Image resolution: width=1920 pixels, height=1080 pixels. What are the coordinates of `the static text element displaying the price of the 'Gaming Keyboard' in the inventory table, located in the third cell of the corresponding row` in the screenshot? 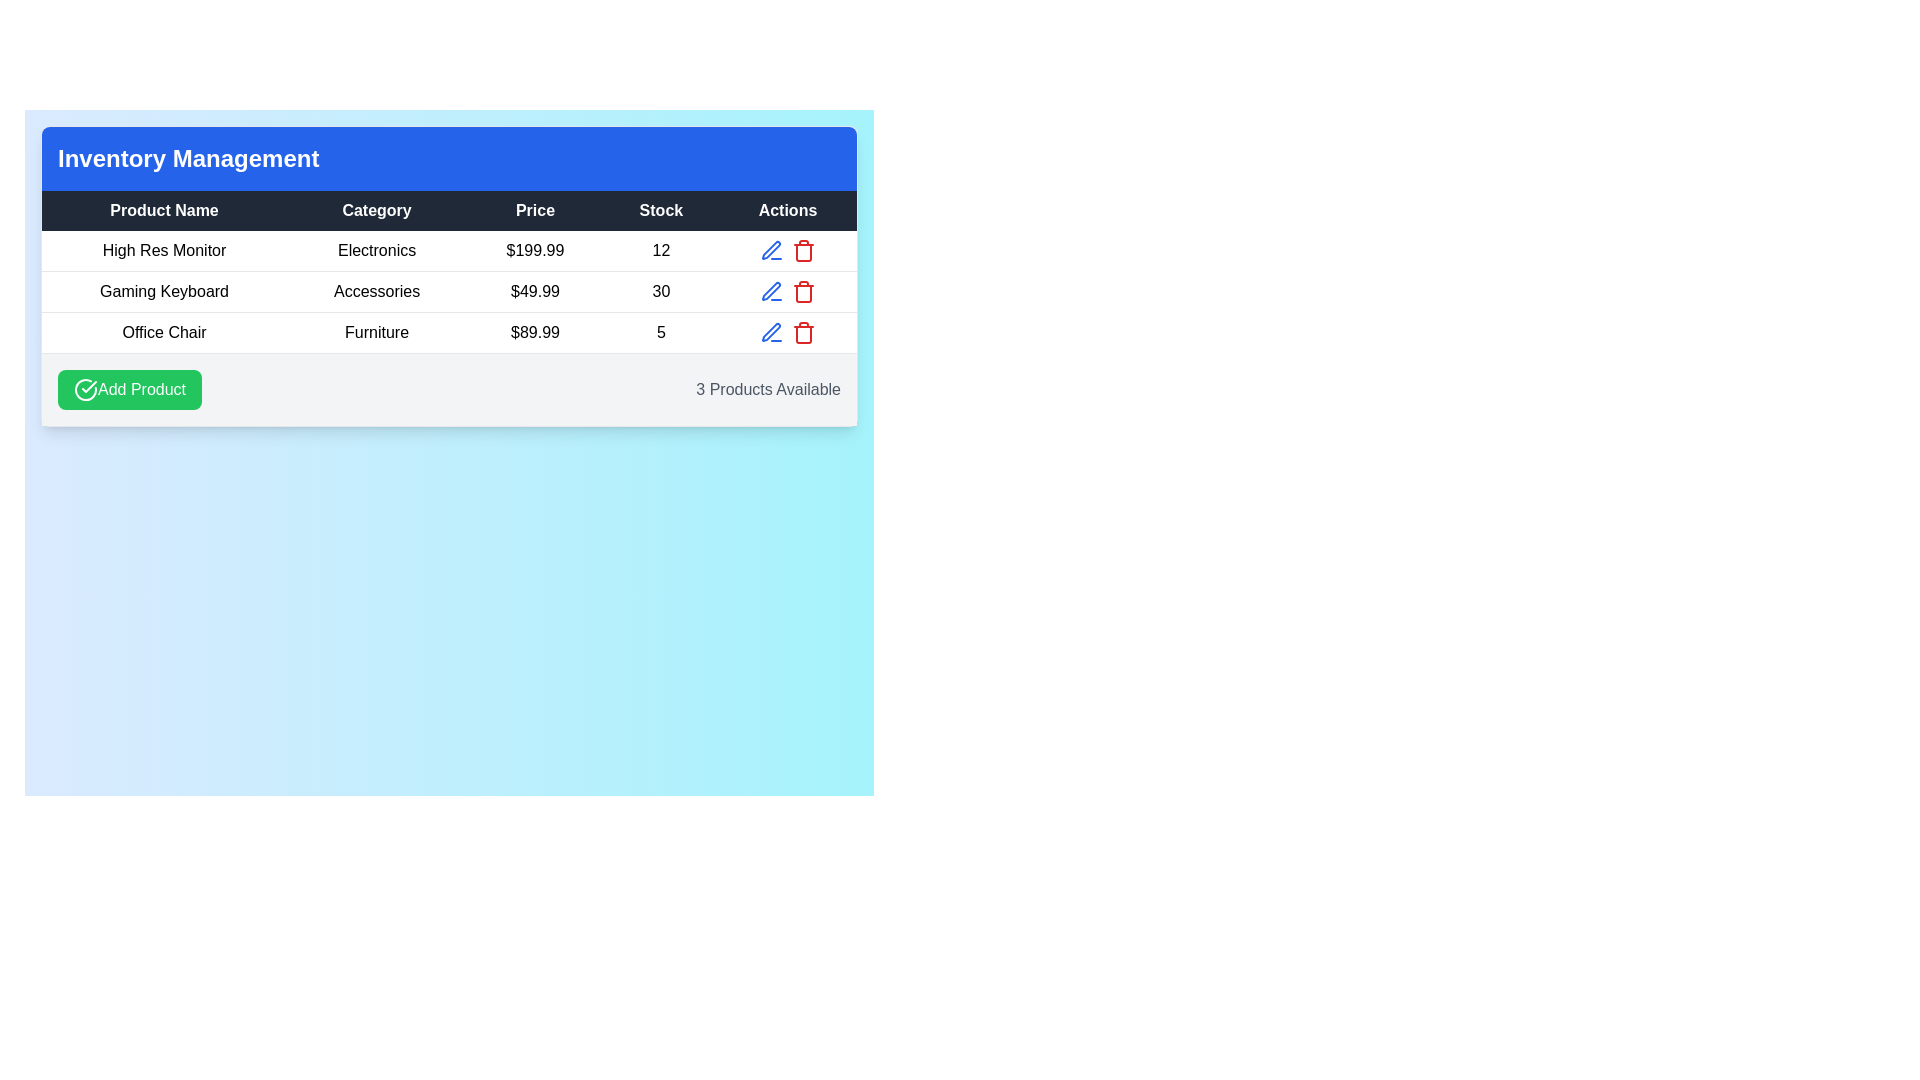 It's located at (535, 292).